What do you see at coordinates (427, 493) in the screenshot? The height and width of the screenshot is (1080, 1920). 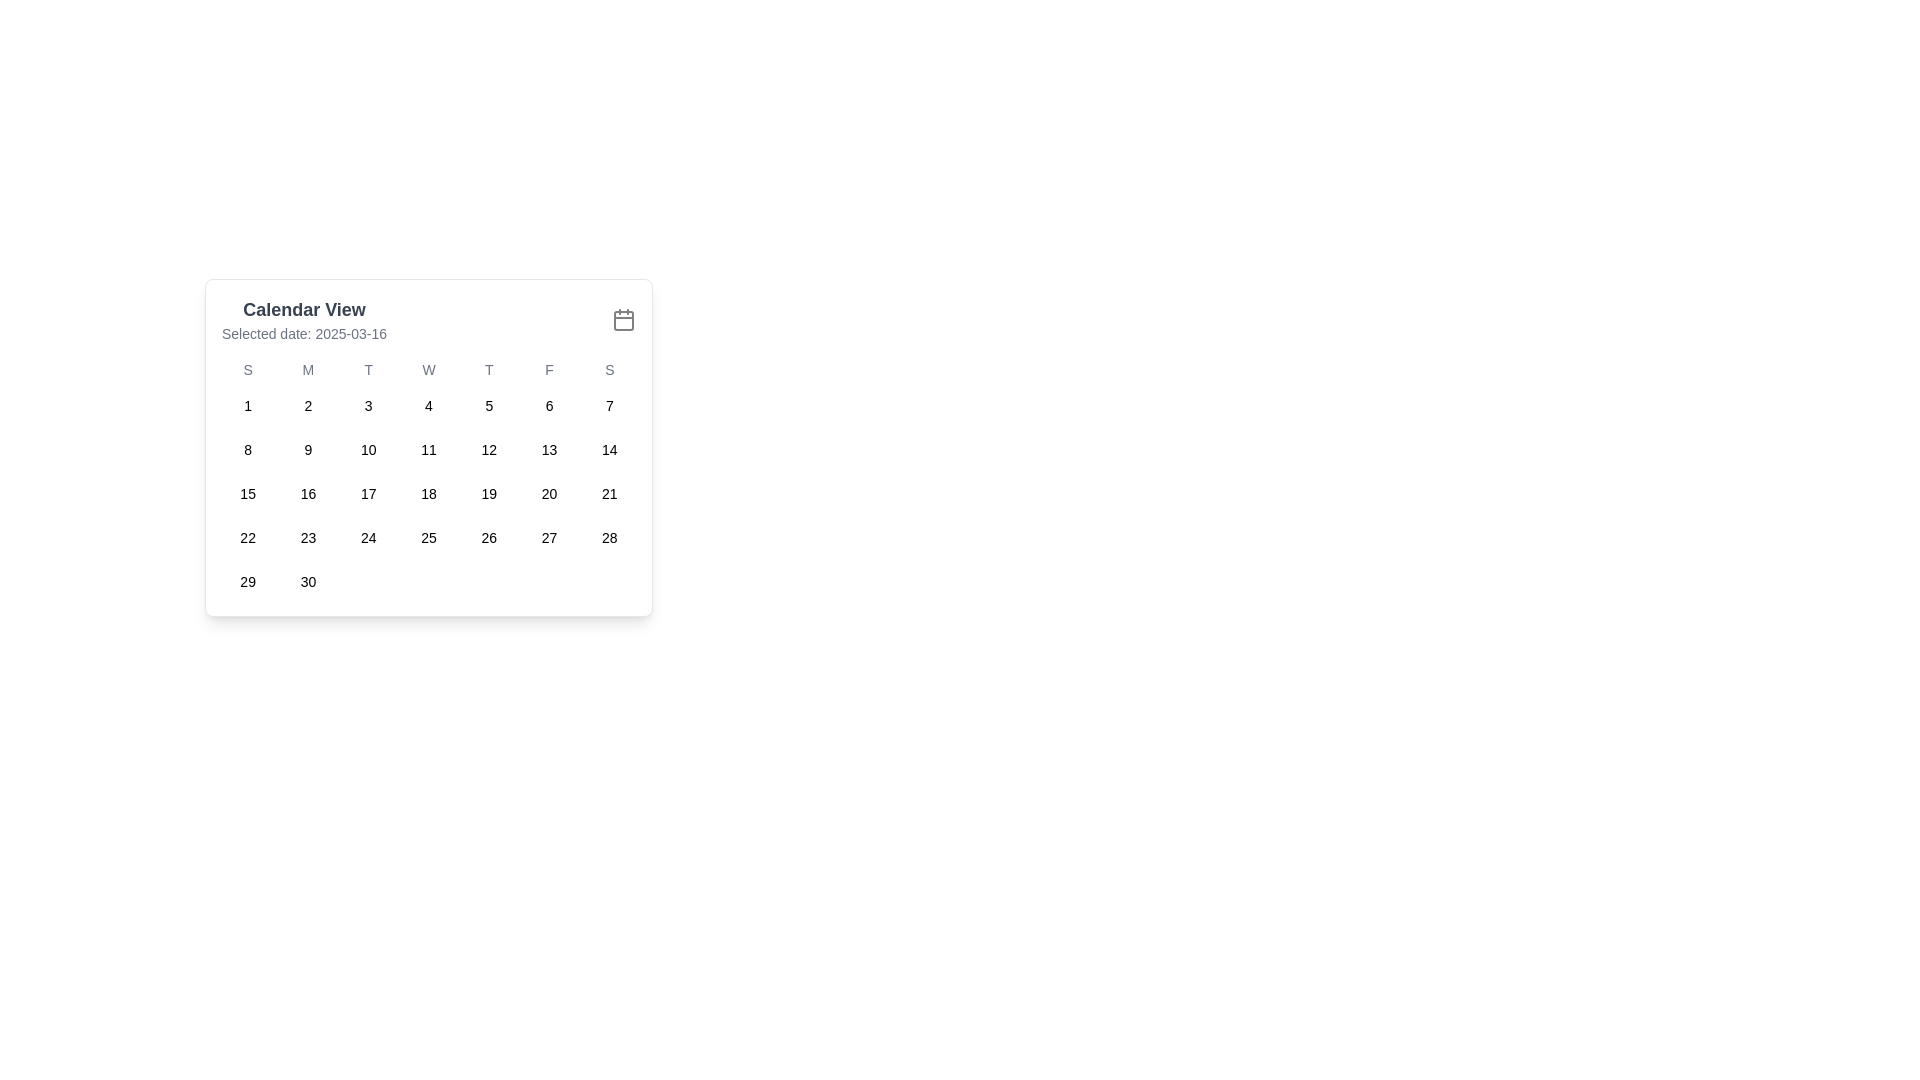 I see `the clickable number '18' element in the third row and fourth column of the calendar grid, positioned under the 'W' weekday header` at bounding box center [427, 493].